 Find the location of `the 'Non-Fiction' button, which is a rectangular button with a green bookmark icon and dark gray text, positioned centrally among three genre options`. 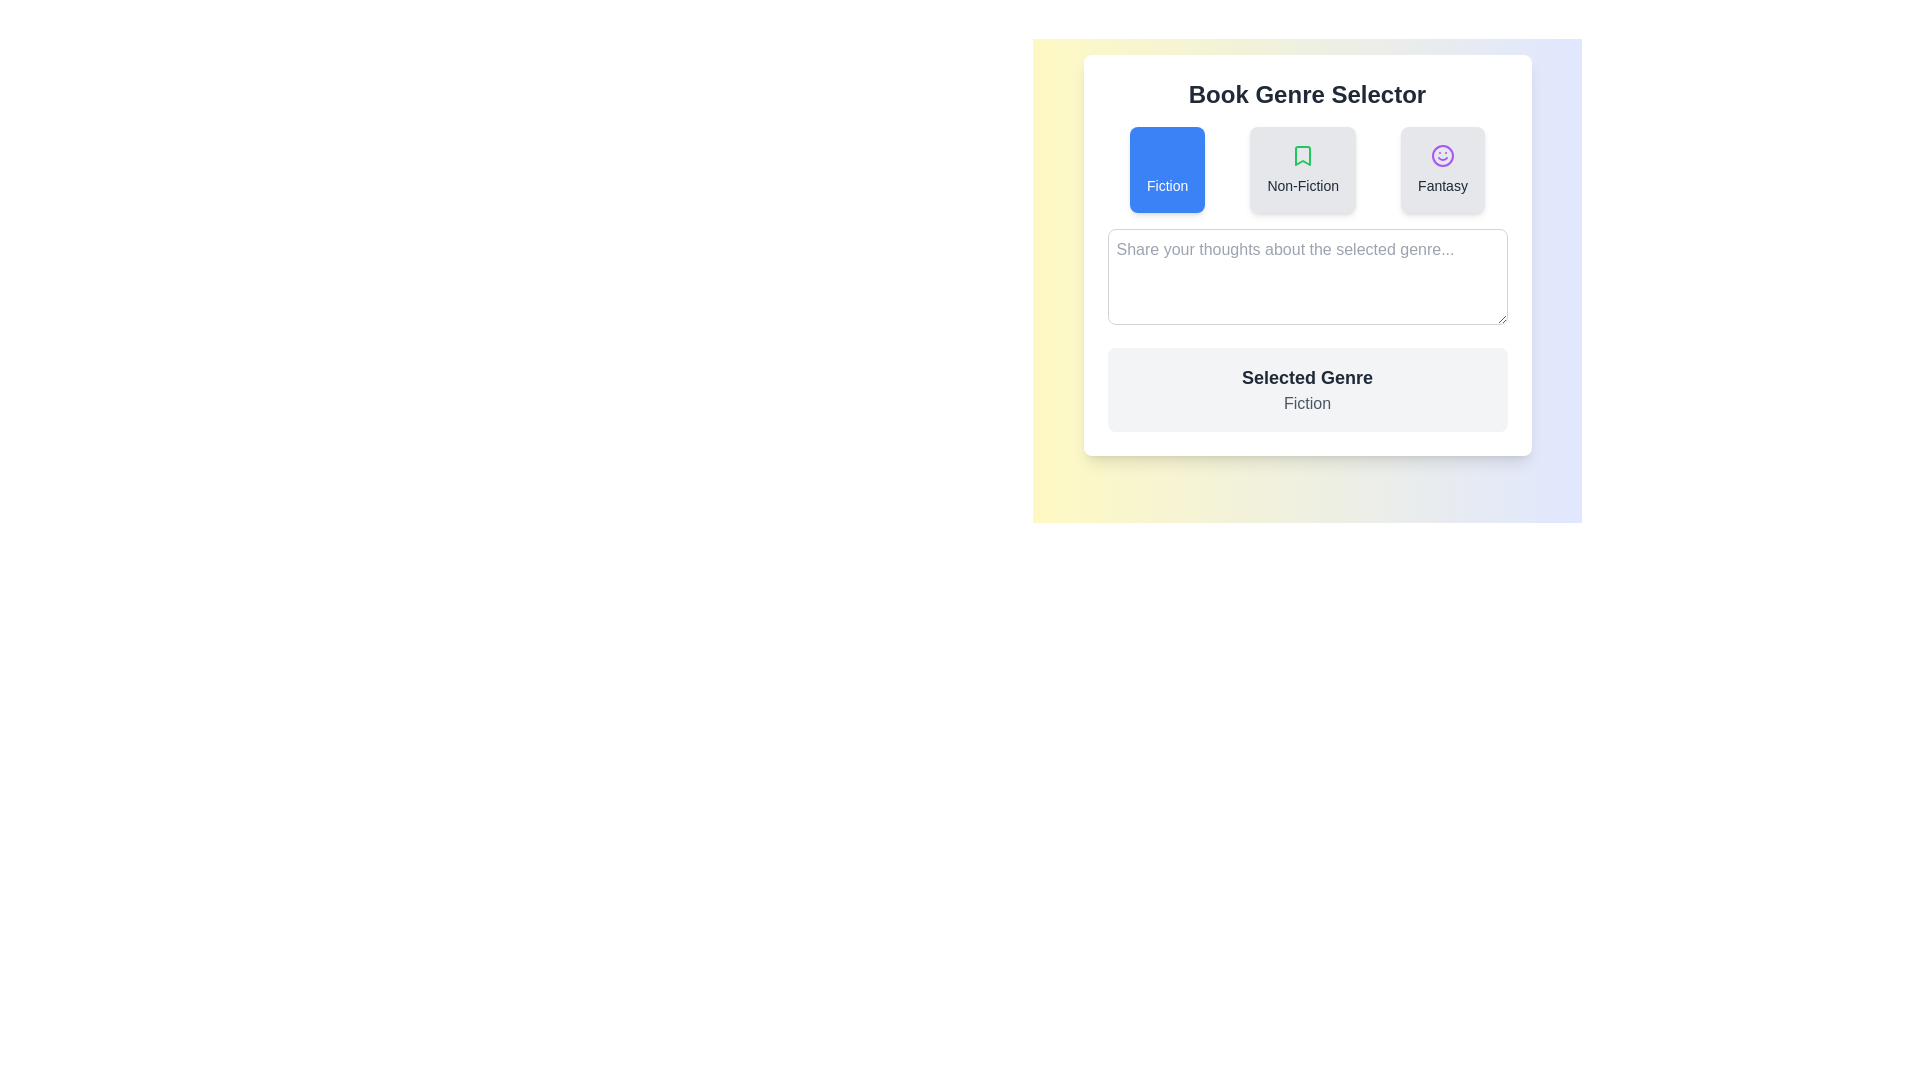

the 'Non-Fiction' button, which is a rectangular button with a green bookmark icon and dark gray text, positioned centrally among three genre options is located at coordinates (1303, 168).